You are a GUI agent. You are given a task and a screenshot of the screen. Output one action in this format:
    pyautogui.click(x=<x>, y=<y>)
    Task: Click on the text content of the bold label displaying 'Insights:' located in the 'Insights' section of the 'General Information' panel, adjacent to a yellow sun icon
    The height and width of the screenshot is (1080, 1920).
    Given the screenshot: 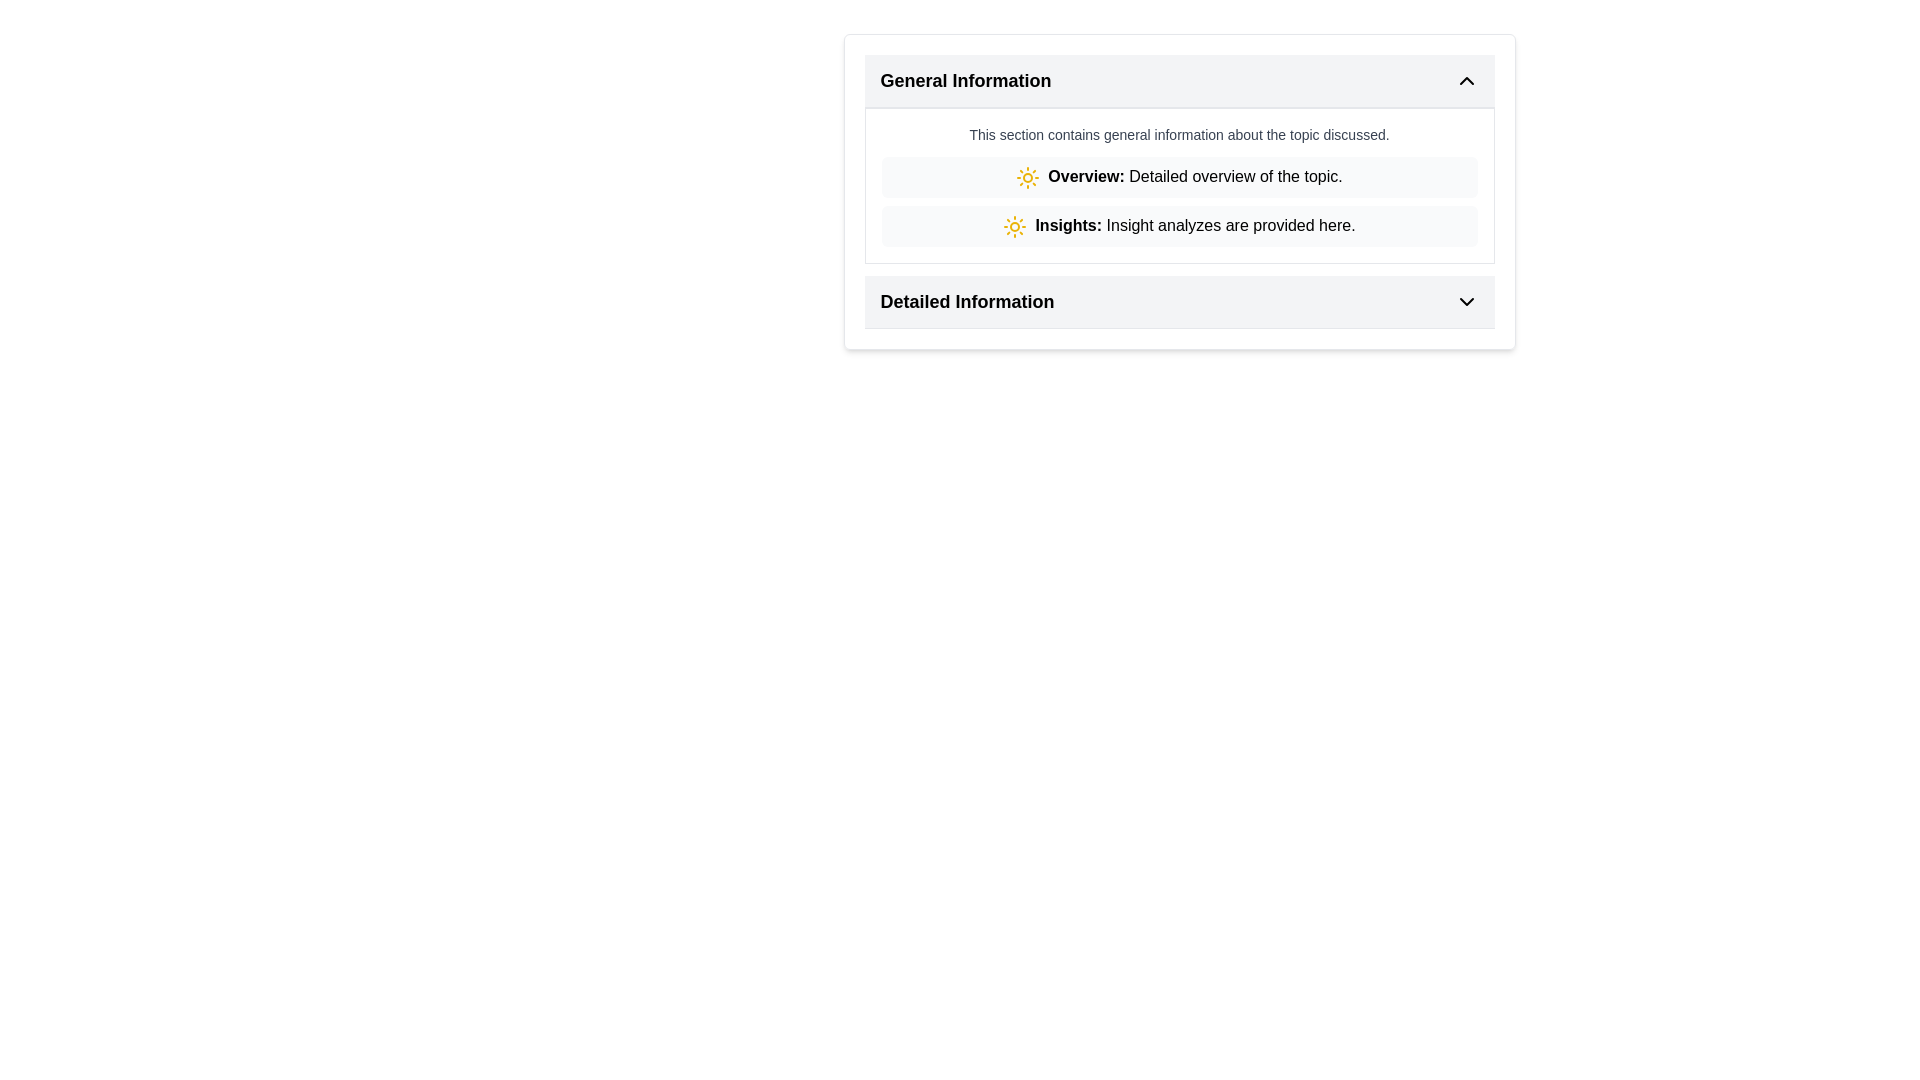 What is the action you would take?
    pyautogui.click(x=1067, y=225)
    